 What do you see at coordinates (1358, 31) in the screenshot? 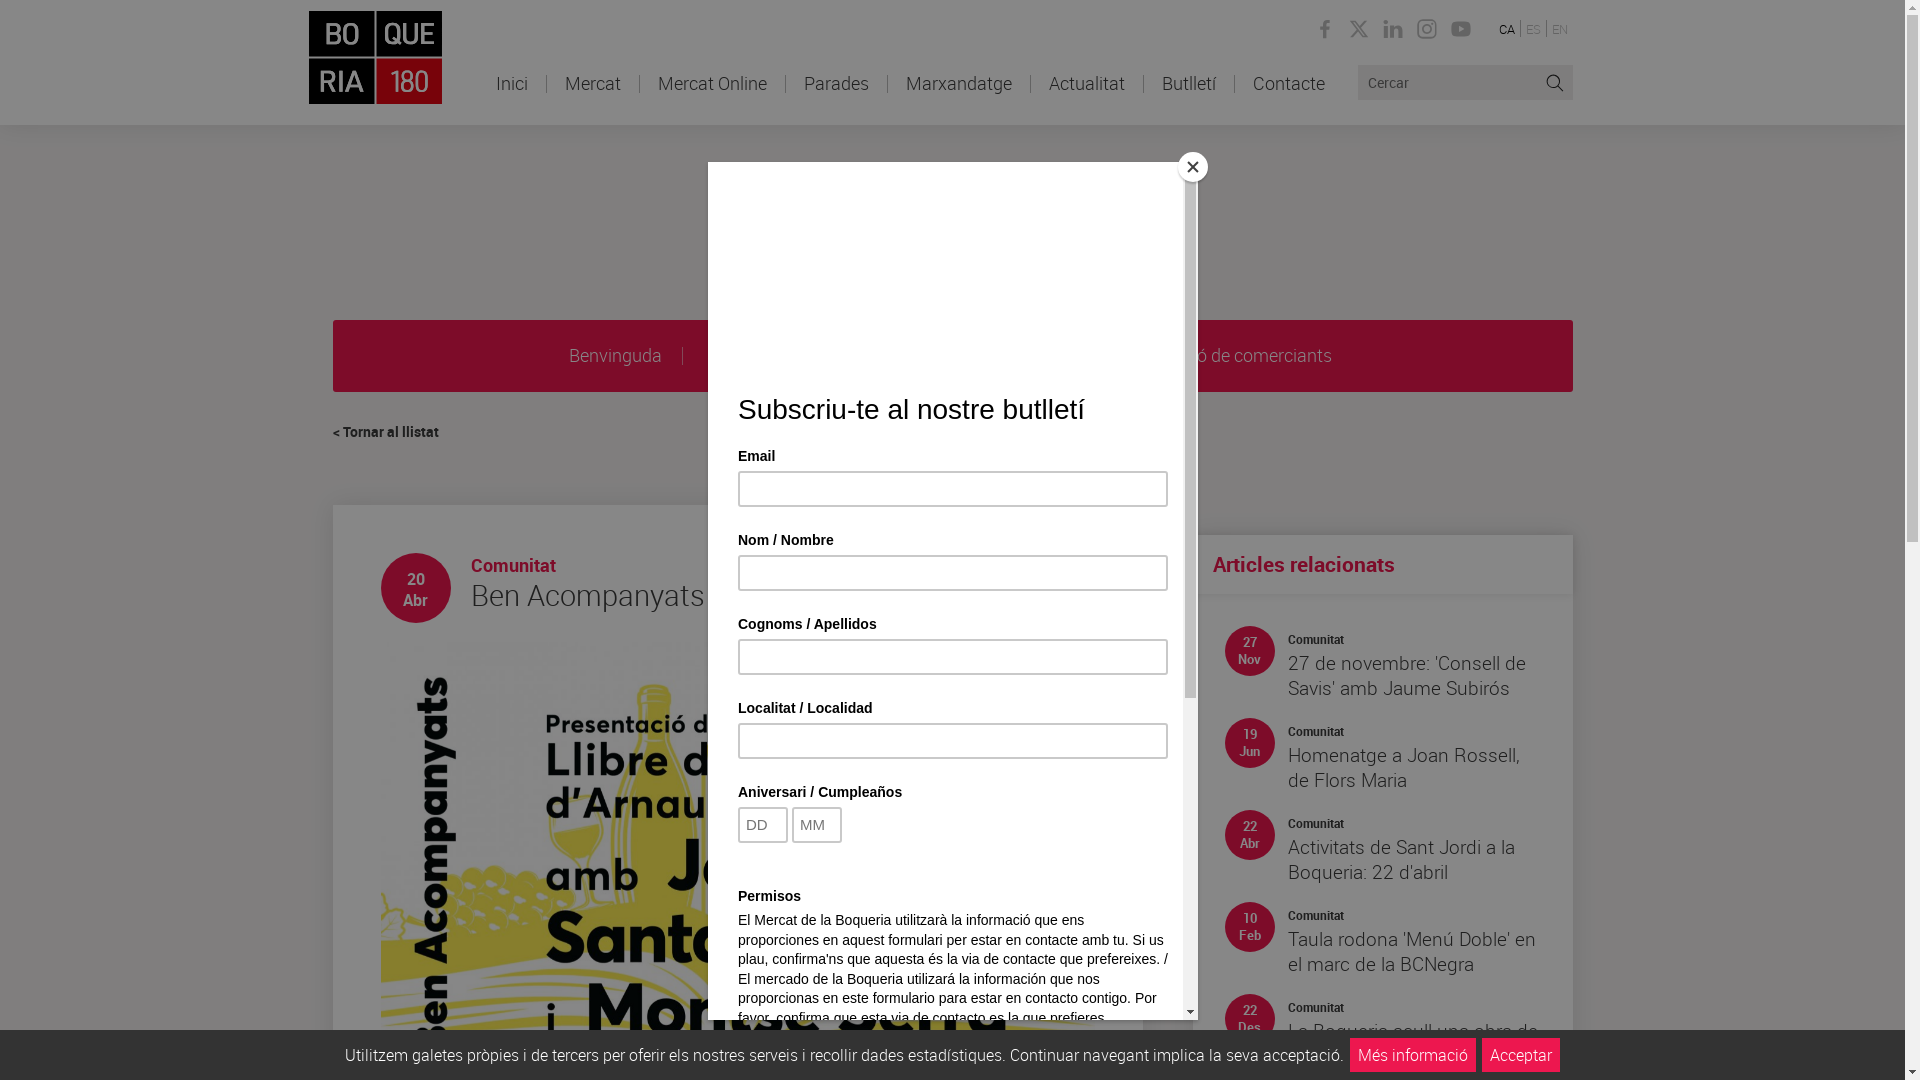
I see `'Twitter de la Boqueria'` at bounding box center [1358, 31].